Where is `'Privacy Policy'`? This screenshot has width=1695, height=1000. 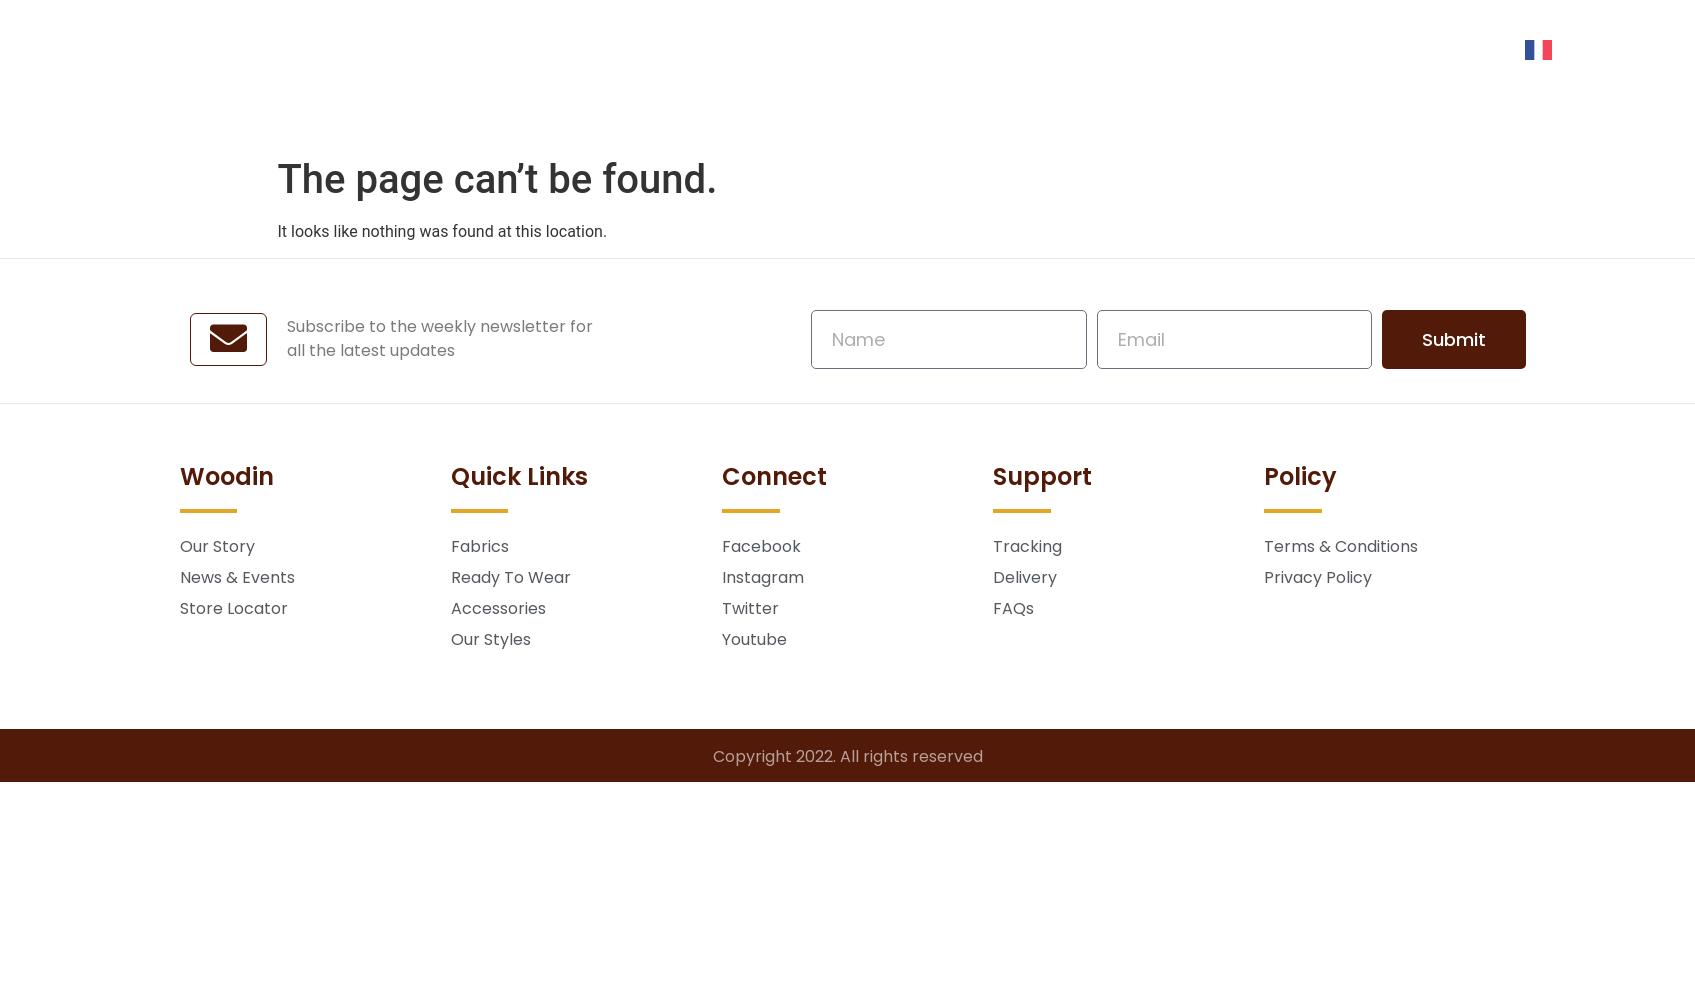
'Privacy Policy' is located at coordinates (1318, 575).